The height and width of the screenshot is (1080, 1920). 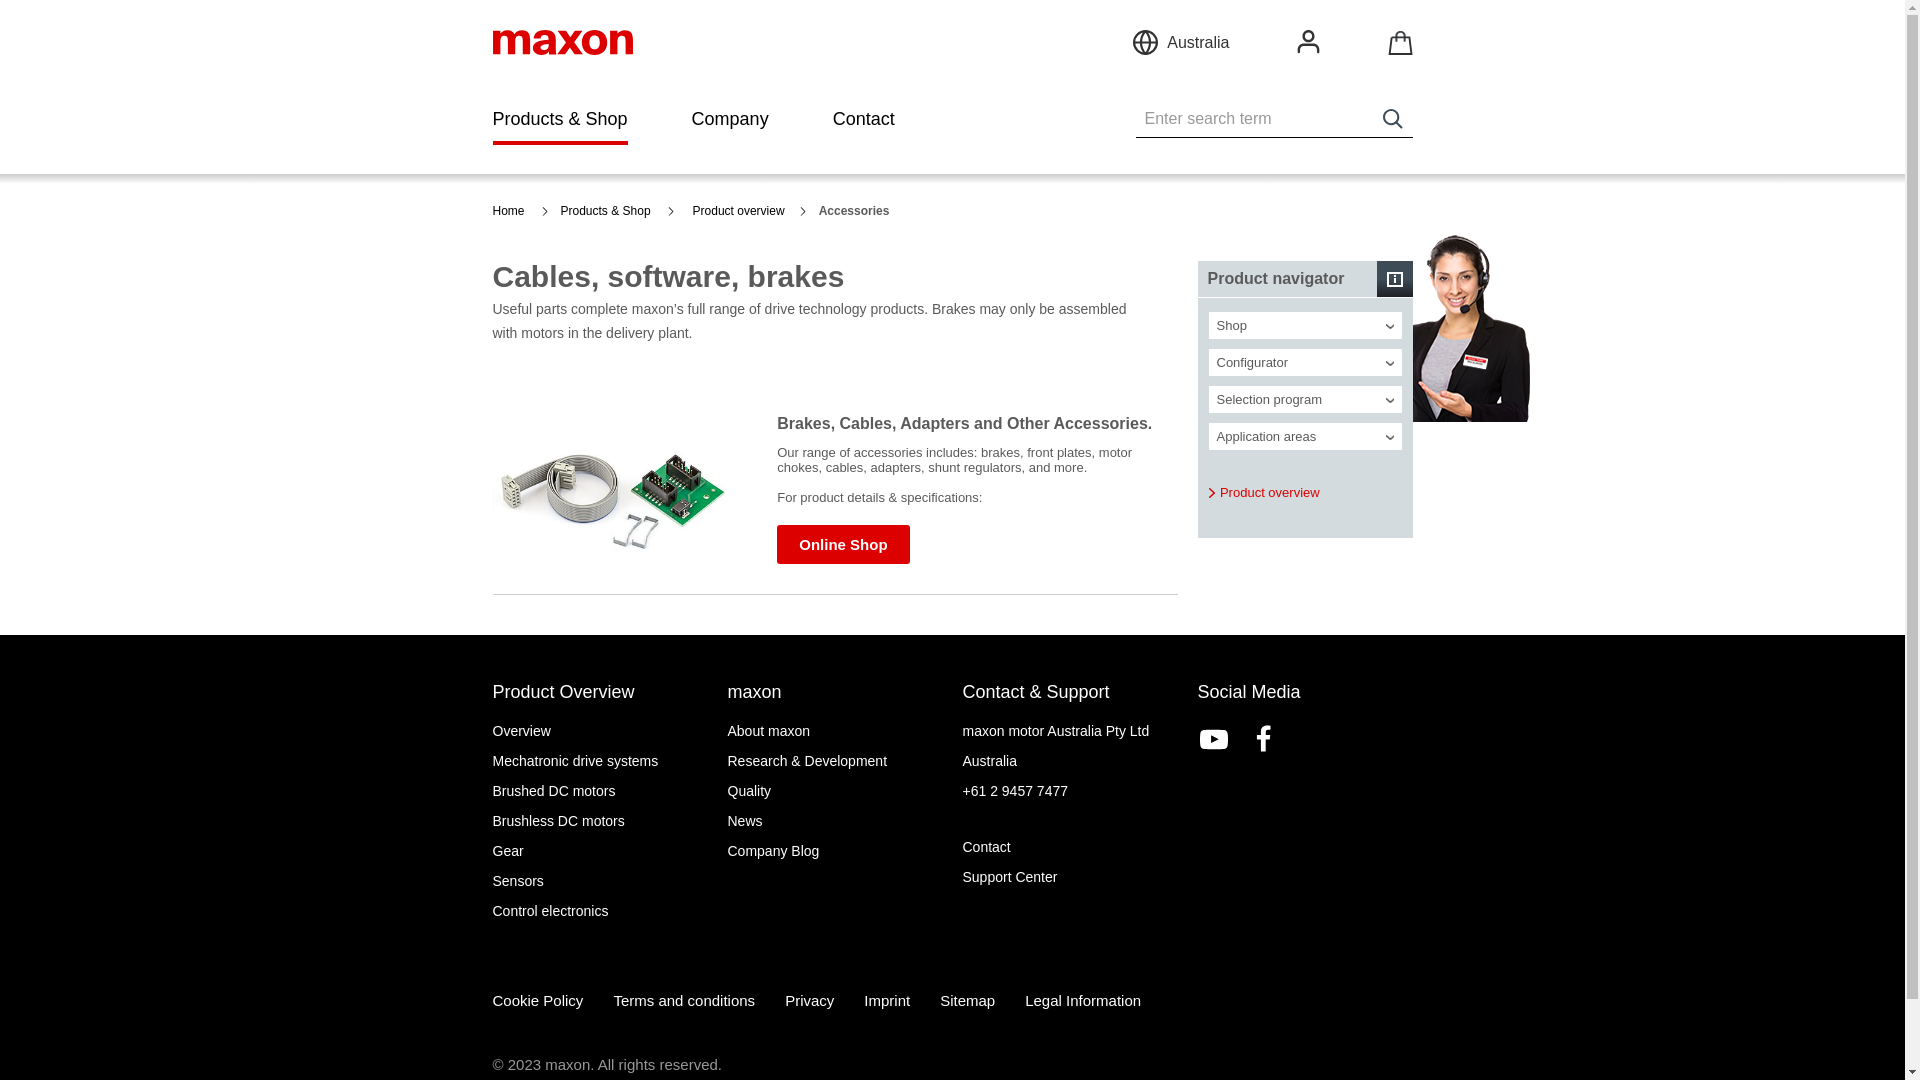 What do you see at coordinates (1068, 875) in the screenshot?
I see `'Support Center'` at bounding box center [1068, 875].